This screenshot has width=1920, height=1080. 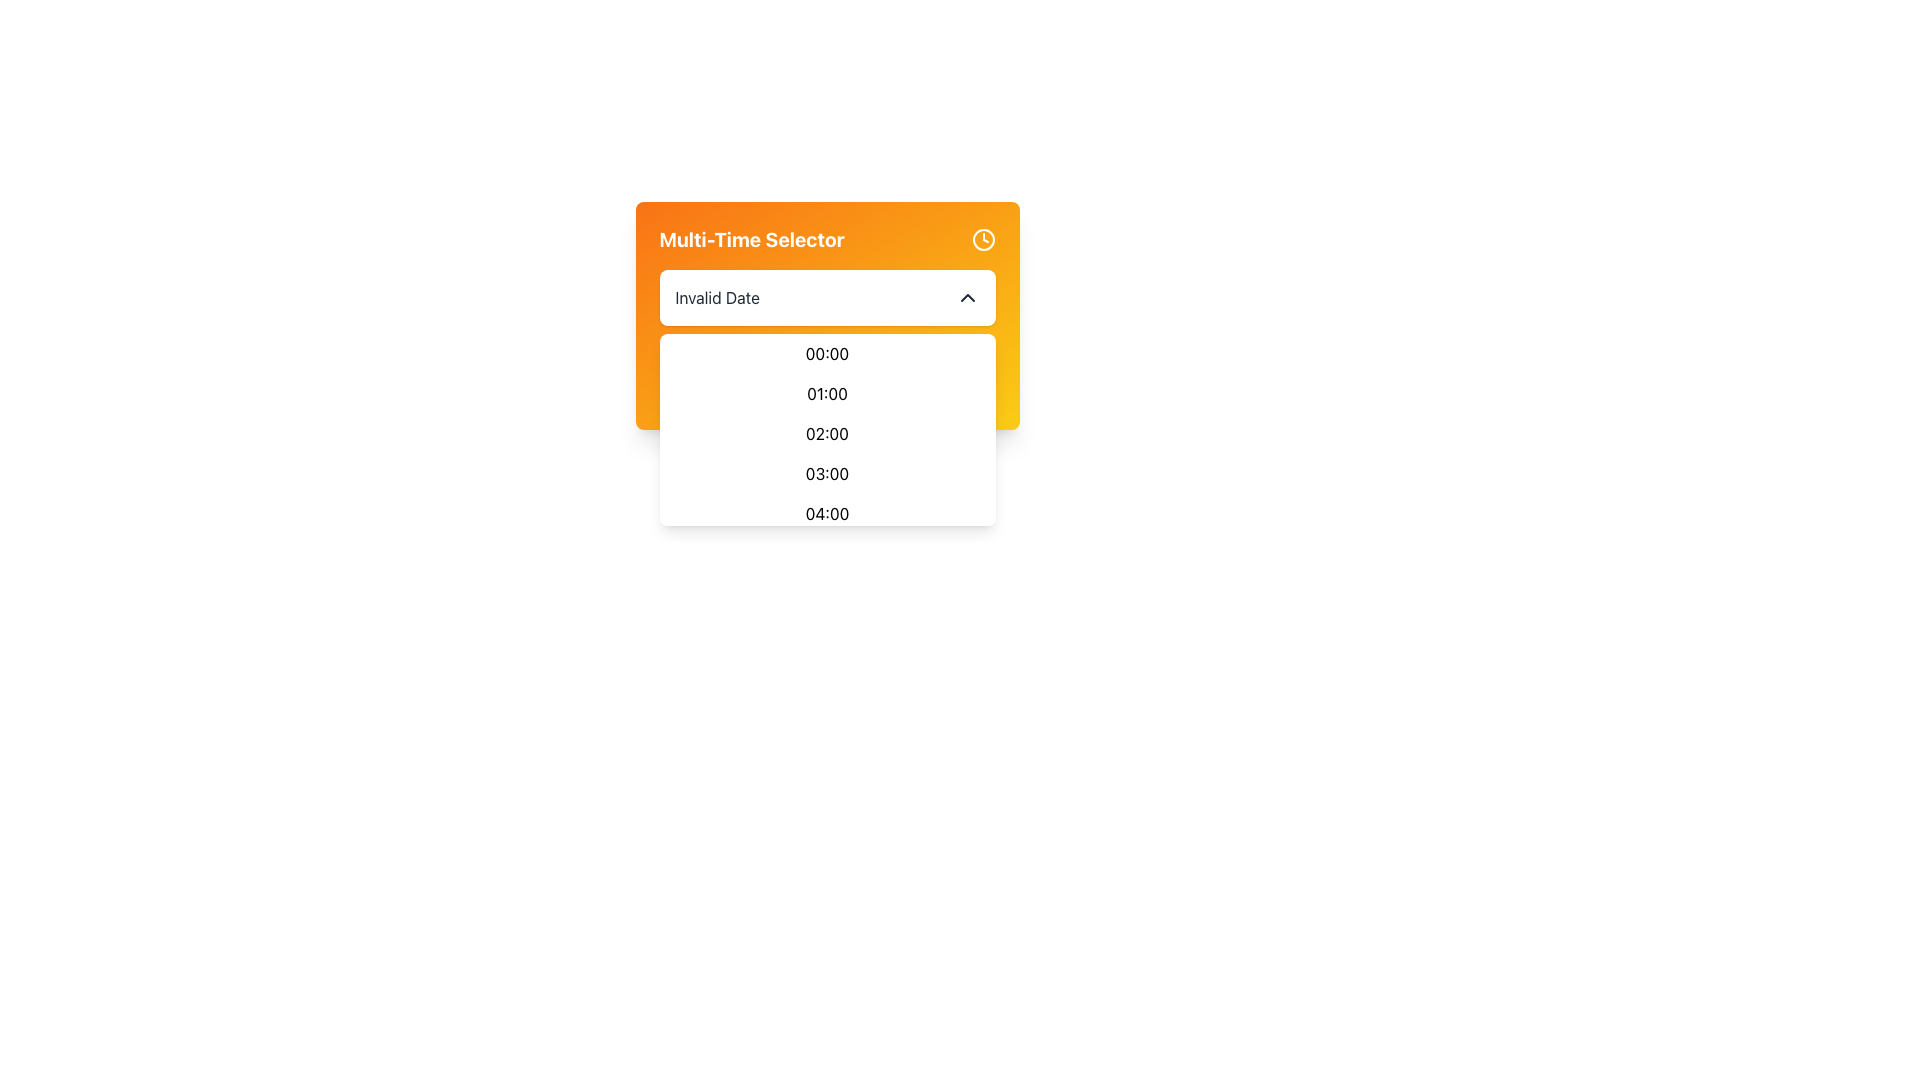 What do you see at coordinates (751, 238) in the screenshot?
I see `the Text Label that acts as the title or header for the associated card, located at the top-center of the UI card, with a clock icon adjacent to it` at bounding box center [751, 238].